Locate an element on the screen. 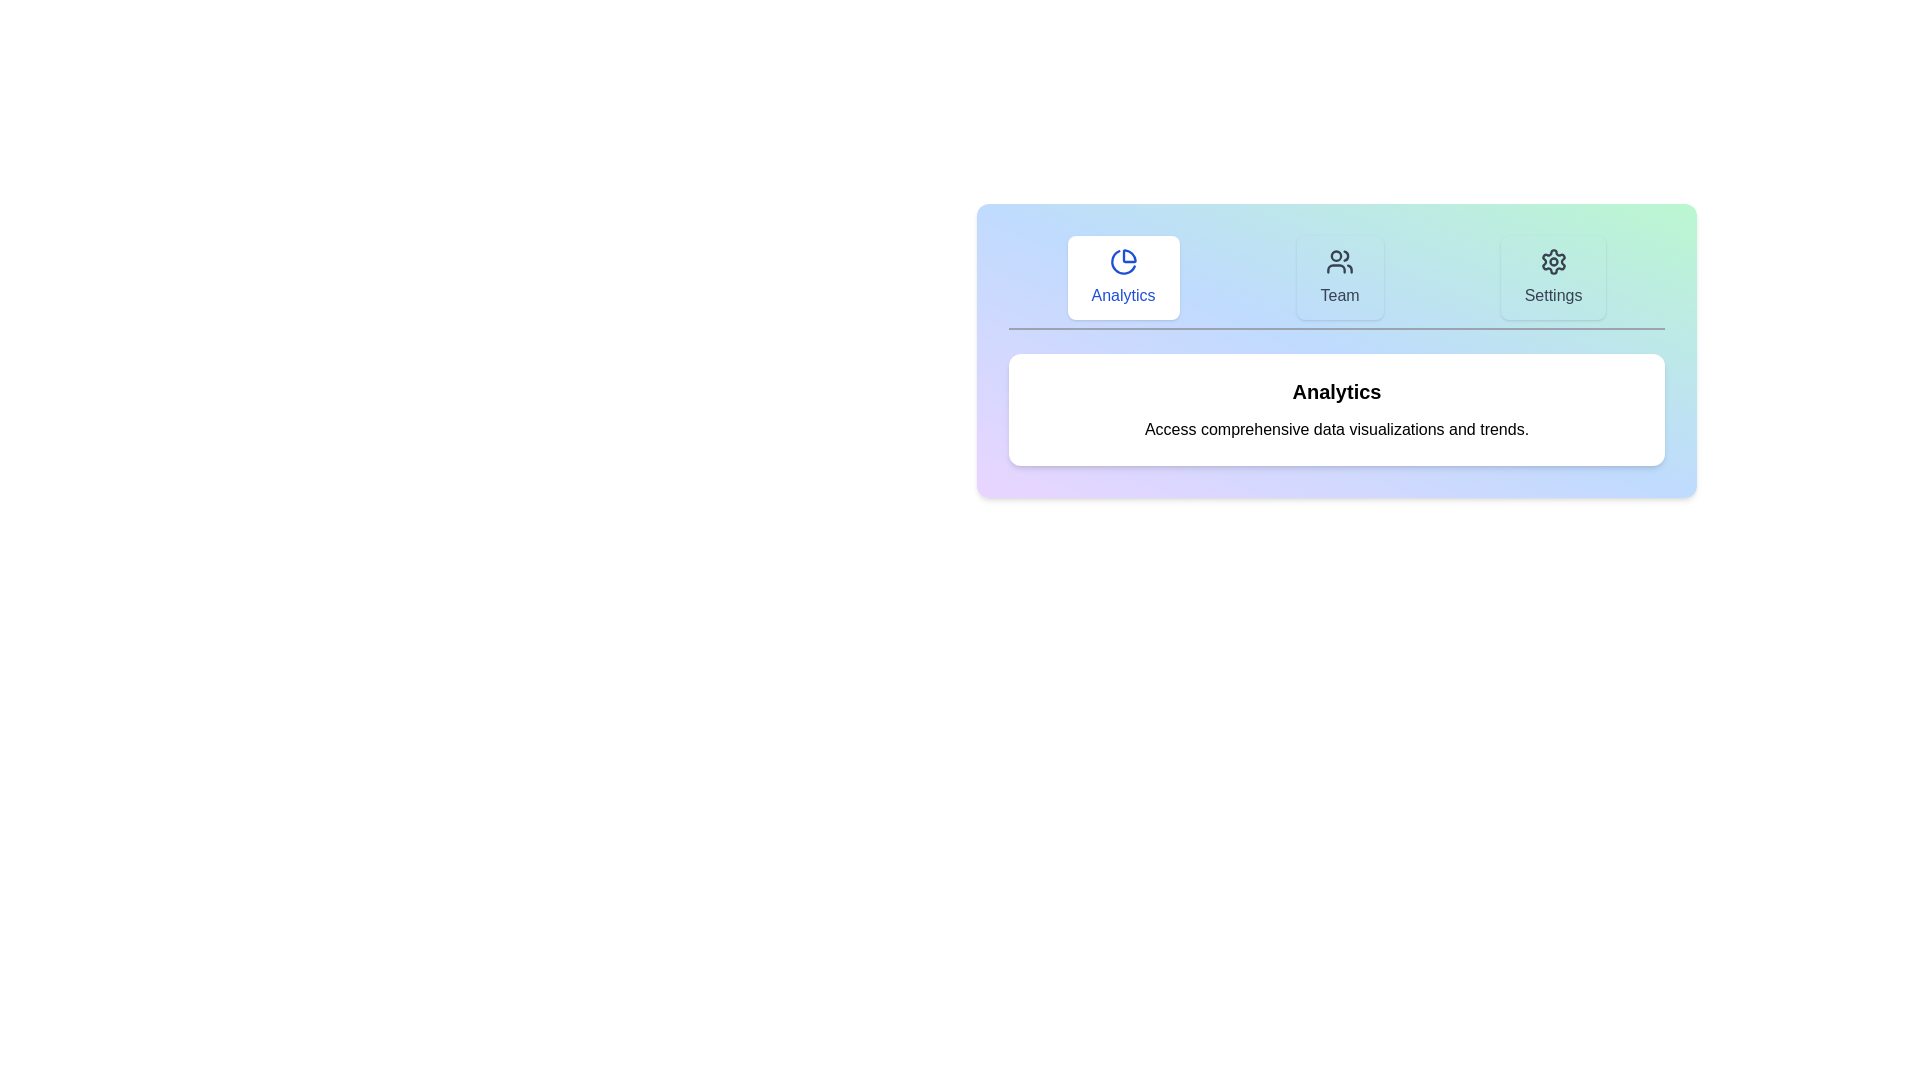 The height and width of the screenshot is (1080, 1920). the Analytics tab to observe its icon and label is located at coordinates (1123, 277).